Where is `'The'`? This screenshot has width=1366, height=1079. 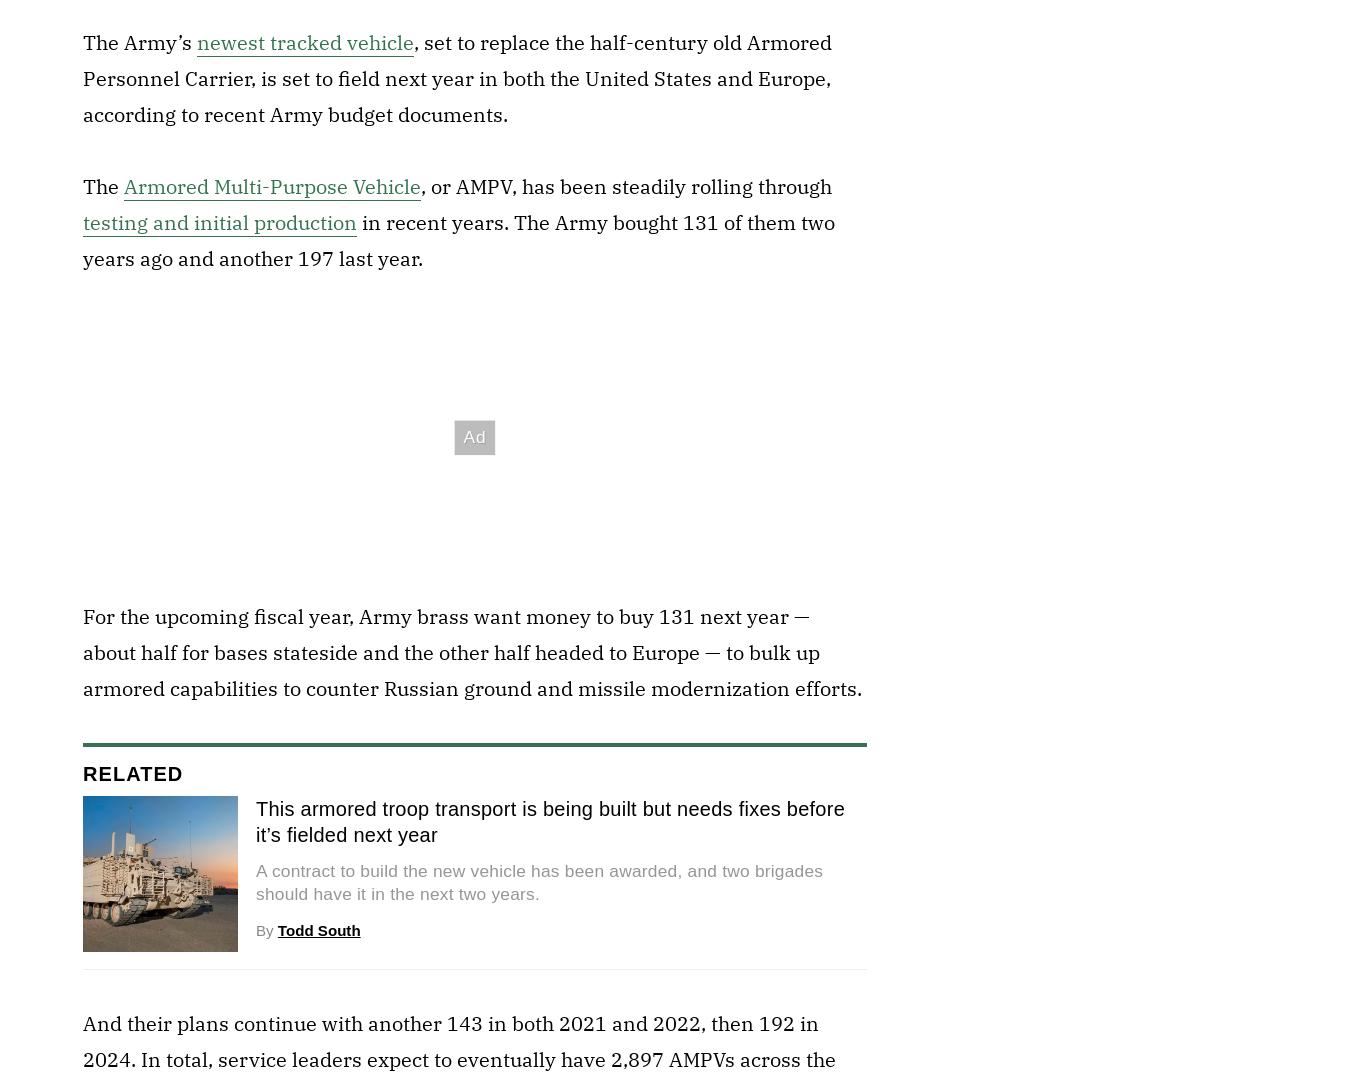 'The' is located at coordinates (103, 185).